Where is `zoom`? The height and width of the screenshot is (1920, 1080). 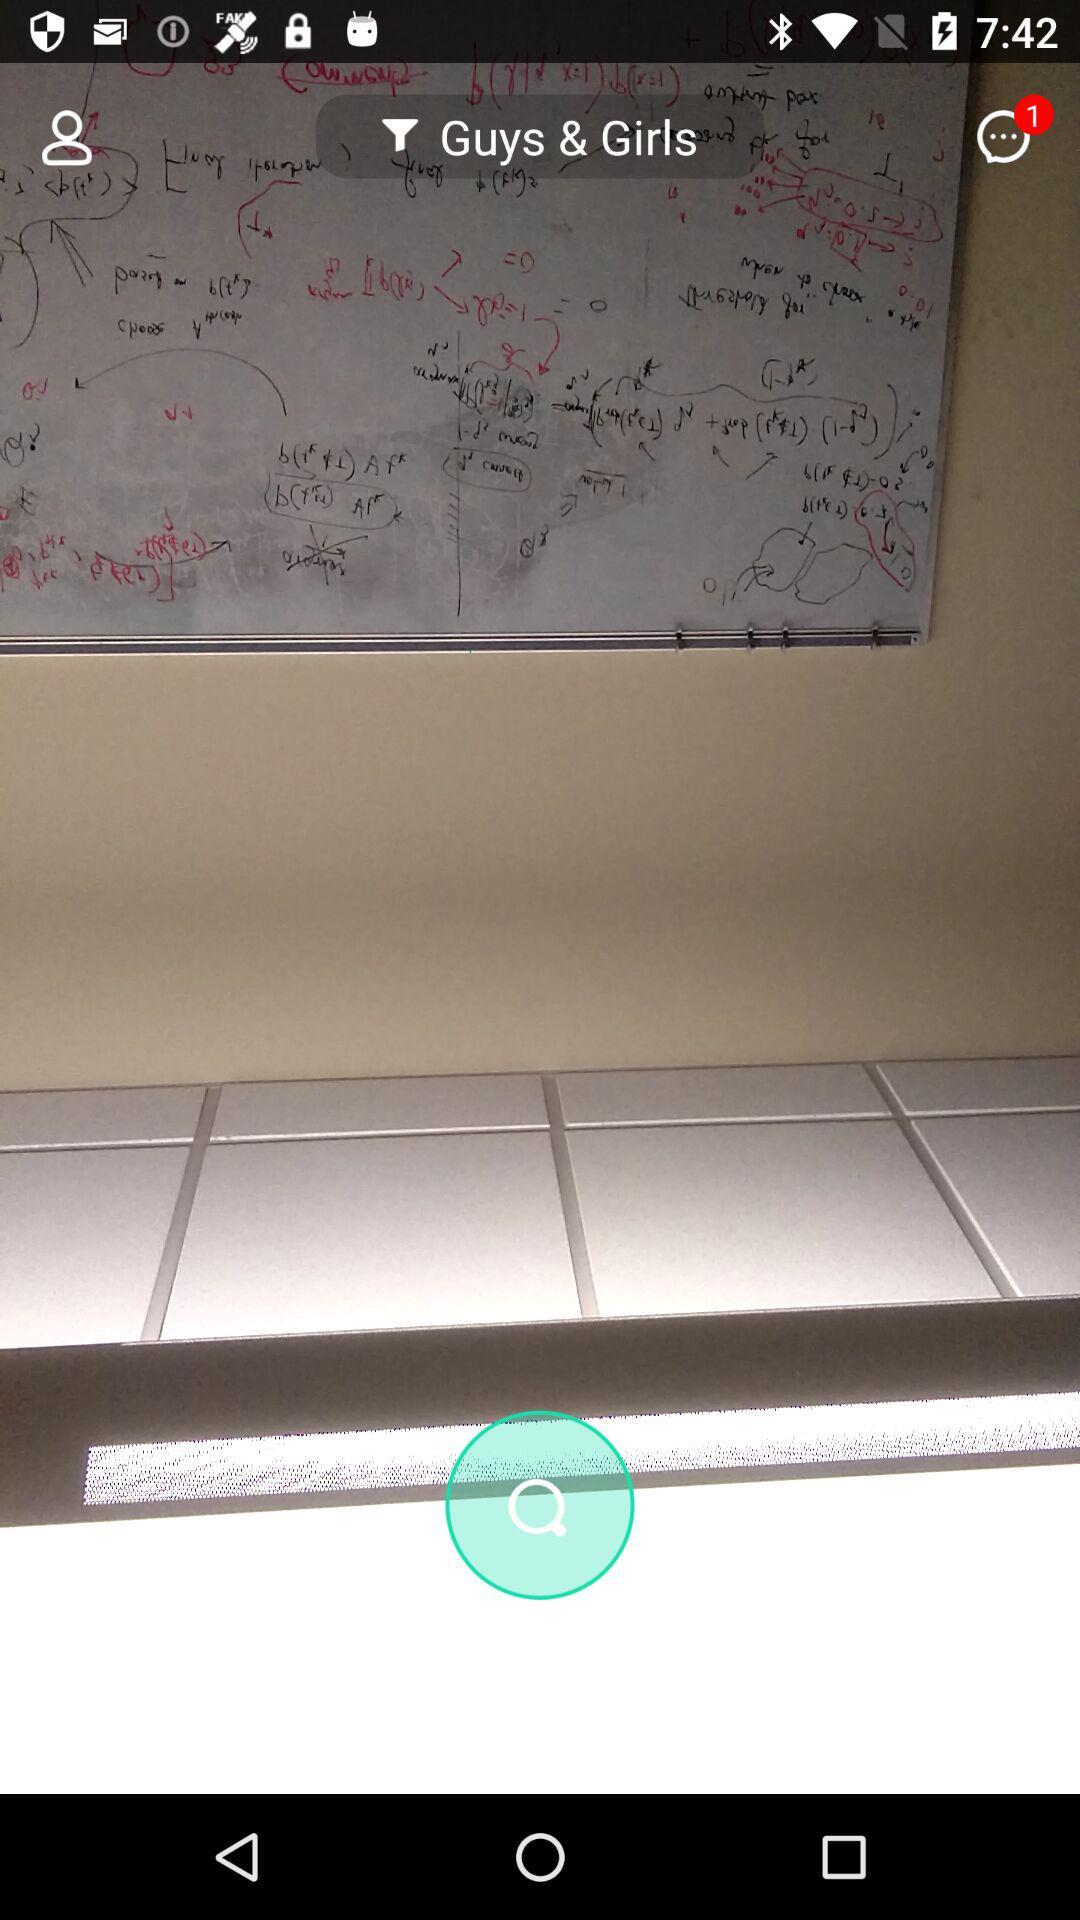 zoom is located at coordinates (540, 1505).